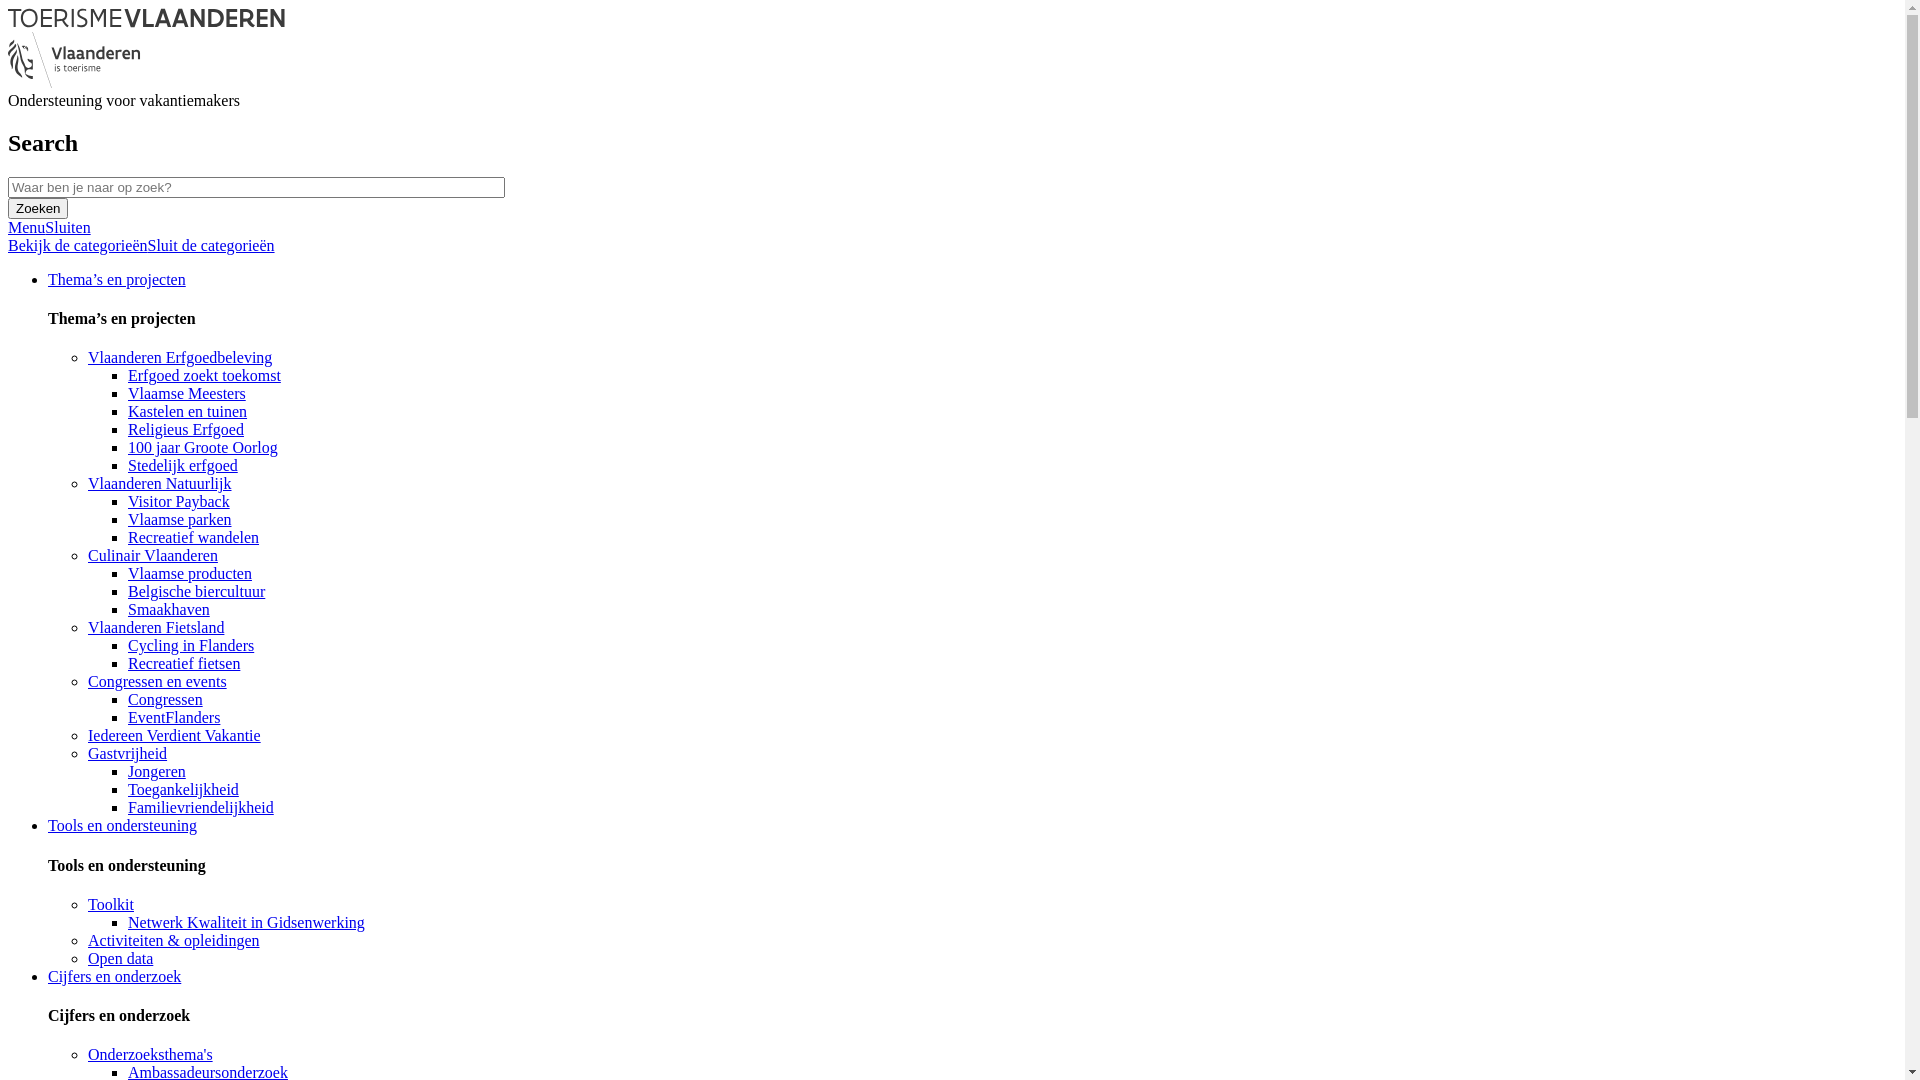 The image size is (1920, 1080). I want to click on 'Cycling in Flanders', so click(191, 645).